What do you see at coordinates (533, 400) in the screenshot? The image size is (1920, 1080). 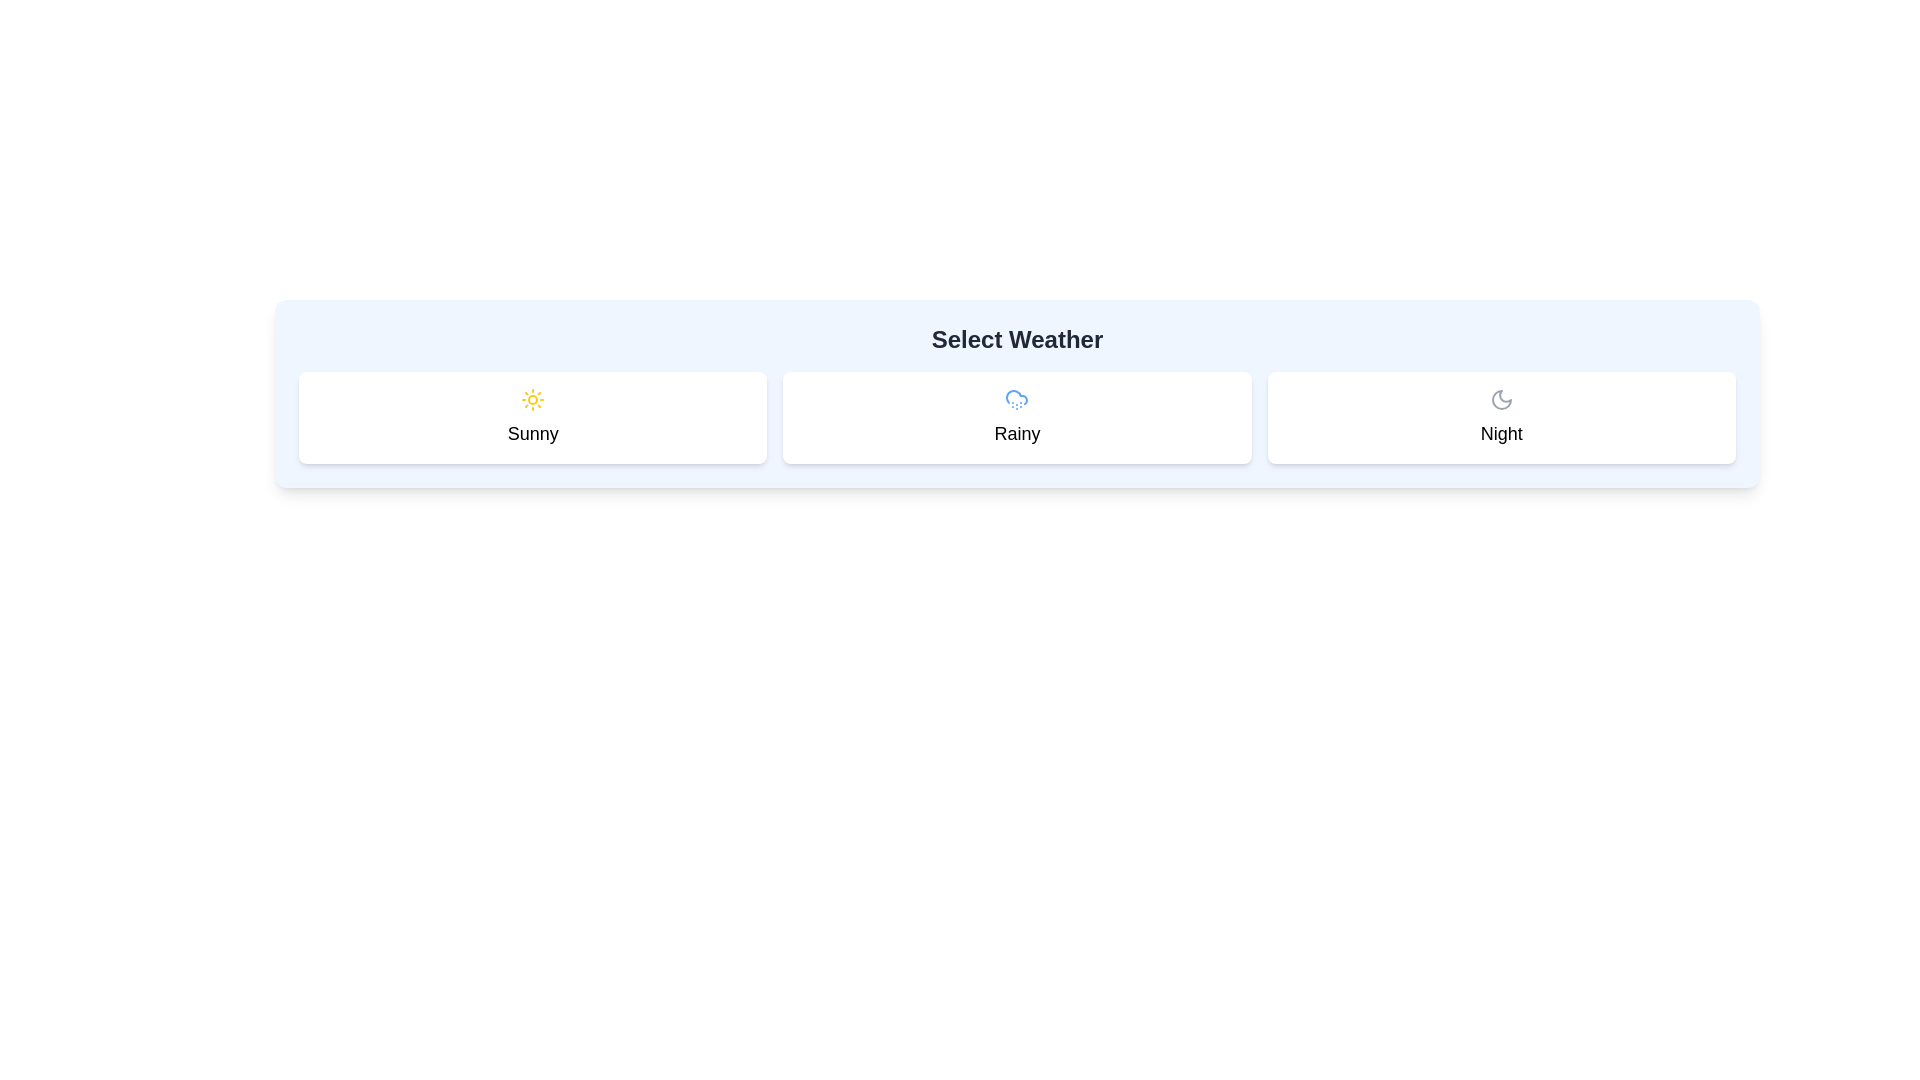 I see `the sunny weather icon located at the center of the 'Sunny' card, which is the leftmost card in the weather selection interface` at bounding box center [533, 400].